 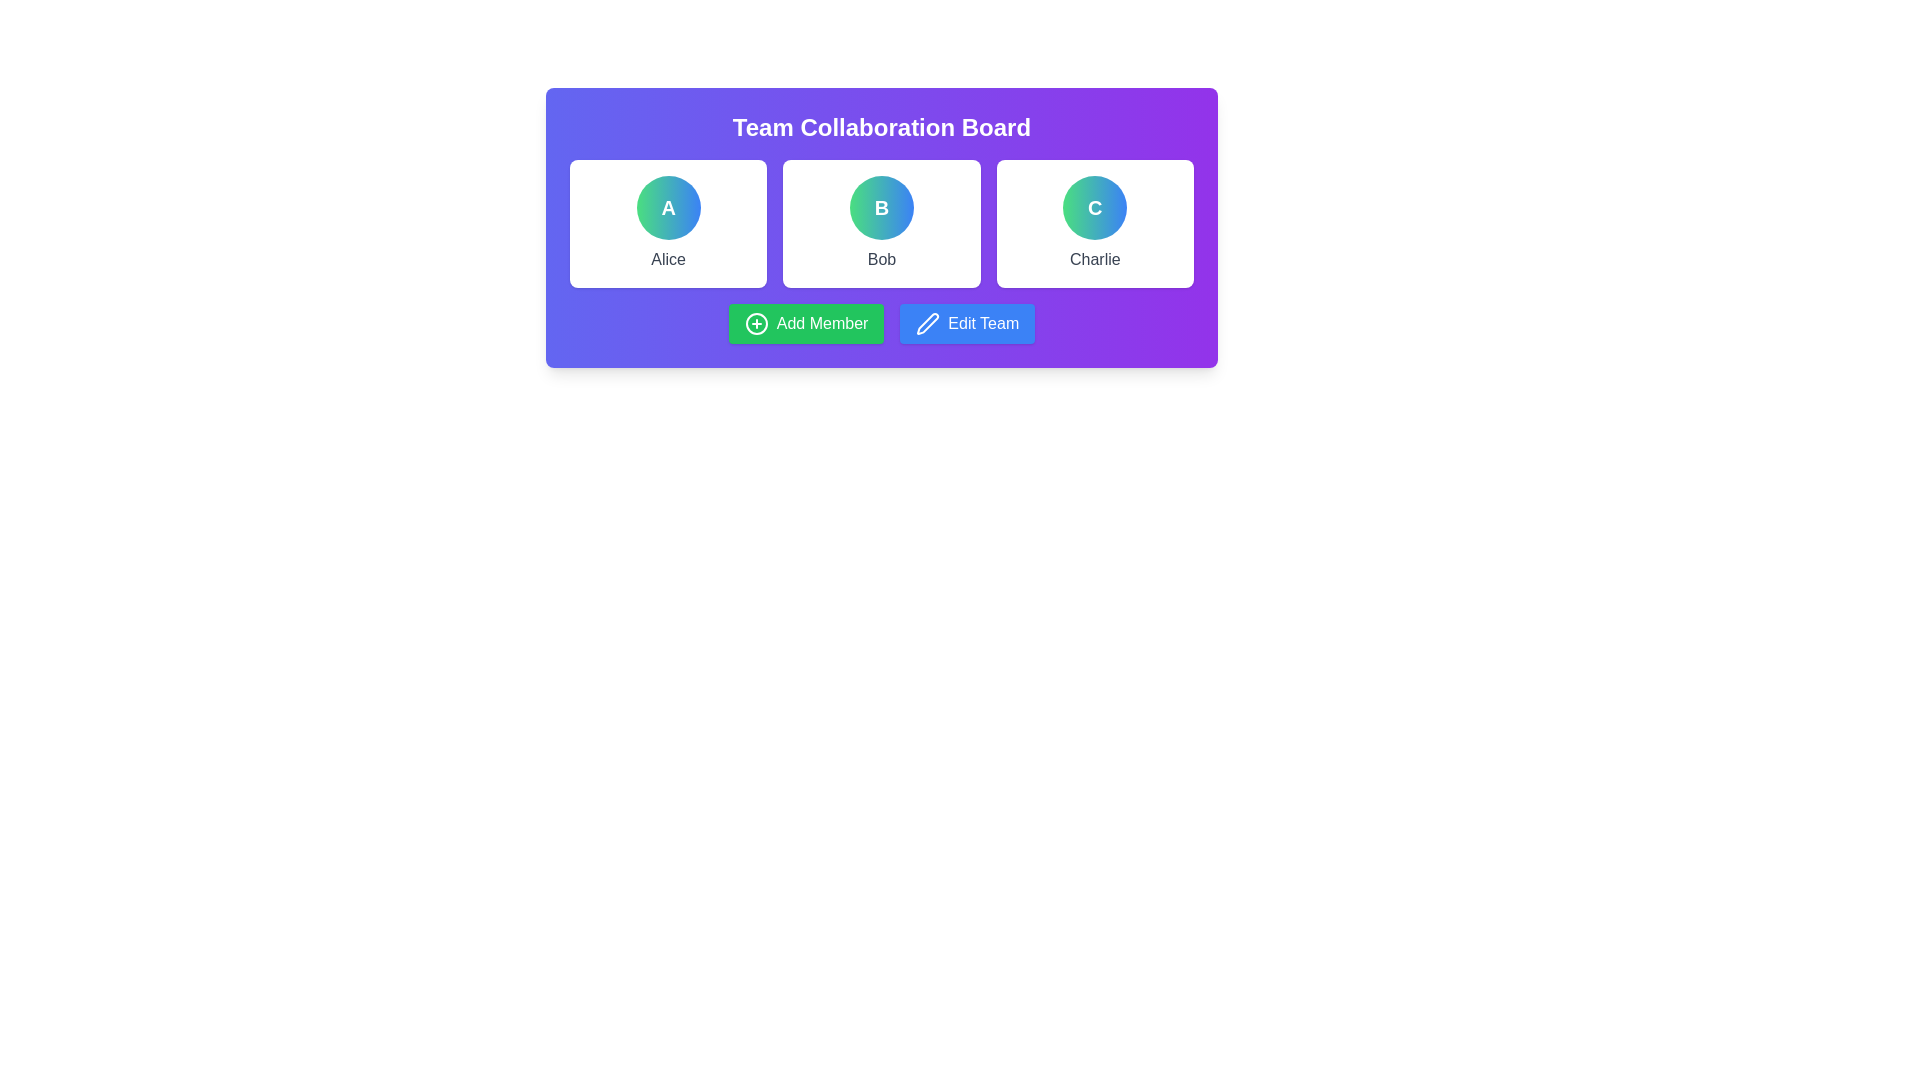 What do you see at coordinates (926, 323) in the screenshot?
I see `the 'Edit Team' button, which is indicated by an icon on the left side of the button, positioned below the user panels for 'Alice', 'Bob', and 'Charlie', and to the right of the 'Add Member' button` at bounding box center [926, 323].